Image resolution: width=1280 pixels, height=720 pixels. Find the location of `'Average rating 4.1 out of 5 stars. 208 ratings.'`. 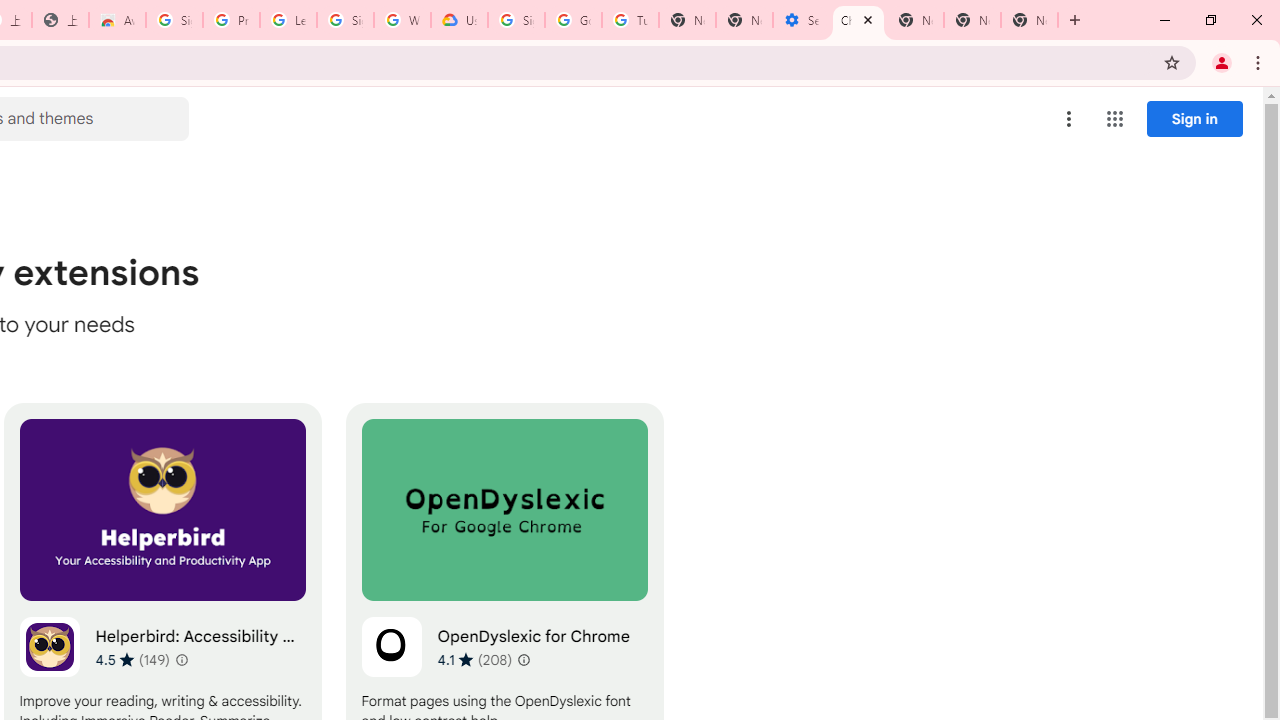

'Average rating 4.1 out of 5 stars. 208 ratings.' is located at coordinates (473, 659).